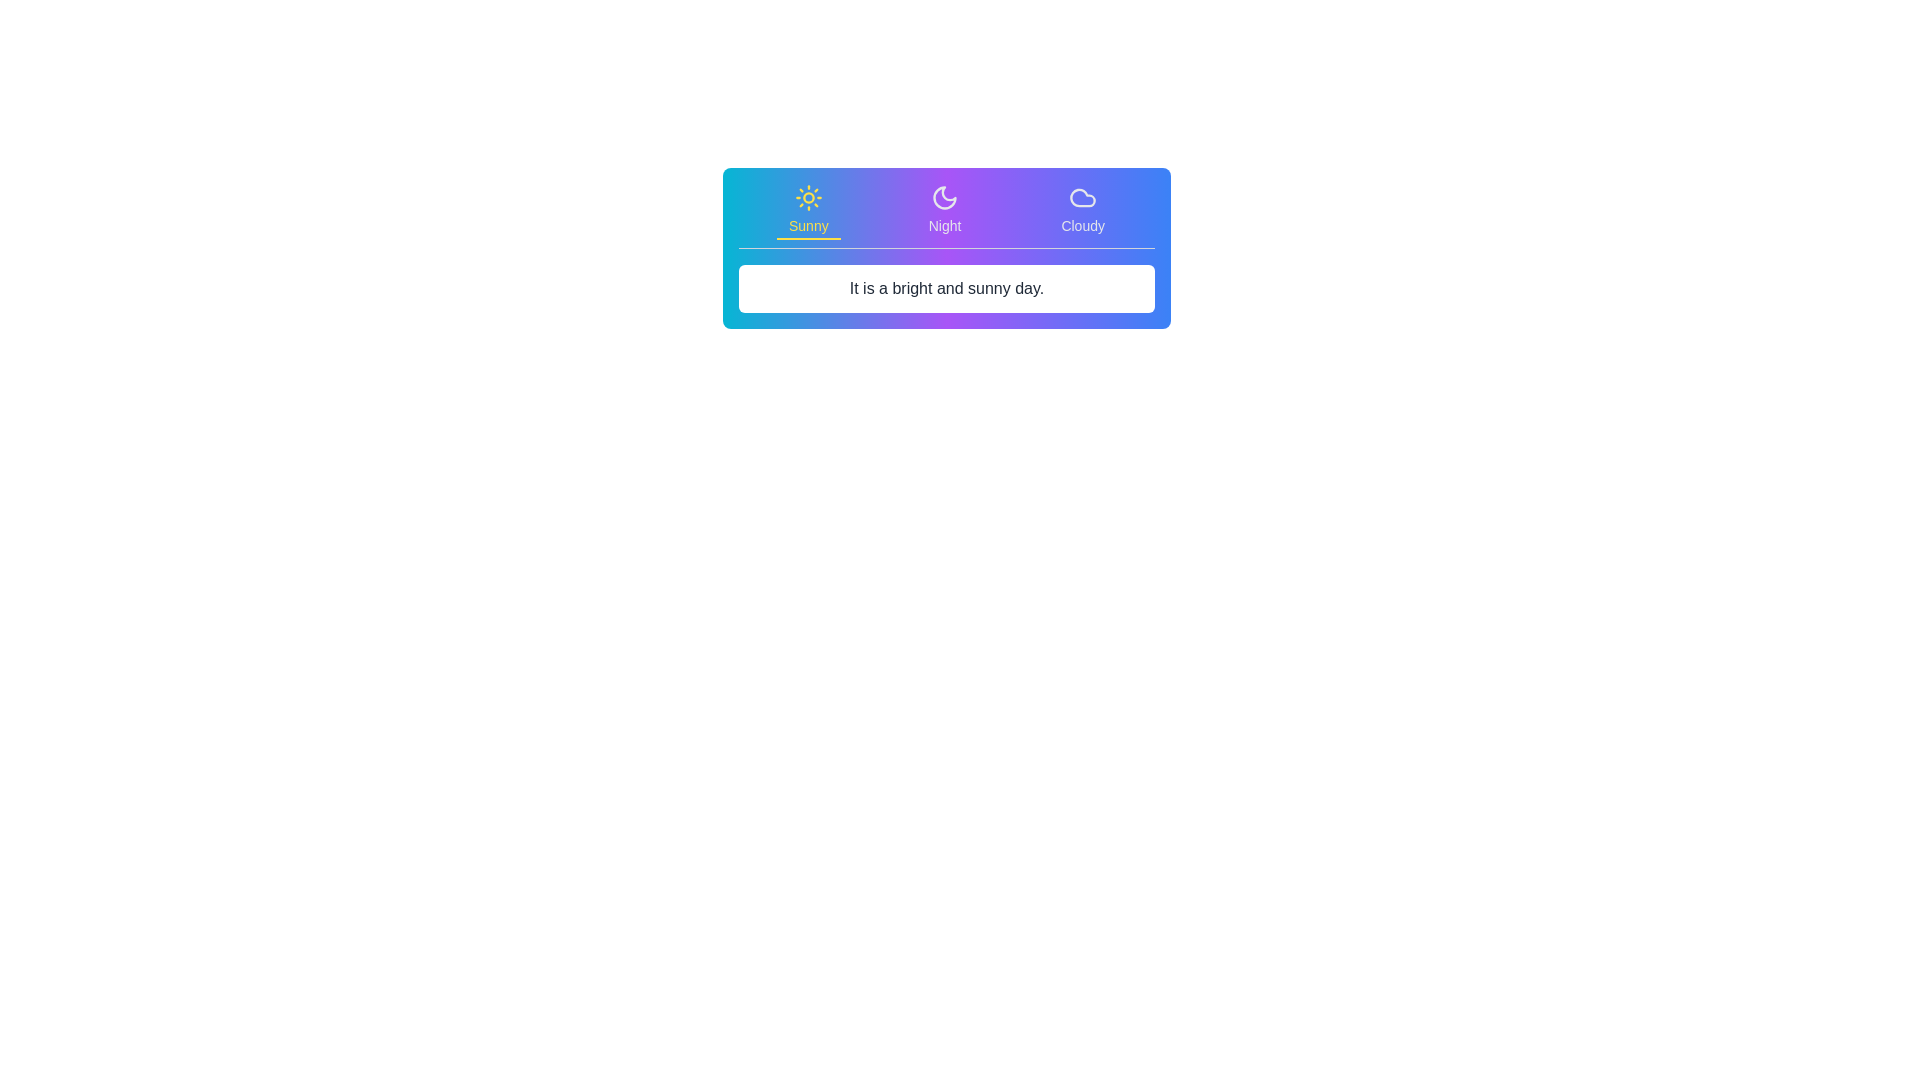 Image resolution: width=1920 pixels, height=1080 pixels. Describe the element at coordinates (1082, 197) in the screenshot. I see `the SVG cloud icon located in the 'Cloudy' section at the top-right position among the options` at that location.